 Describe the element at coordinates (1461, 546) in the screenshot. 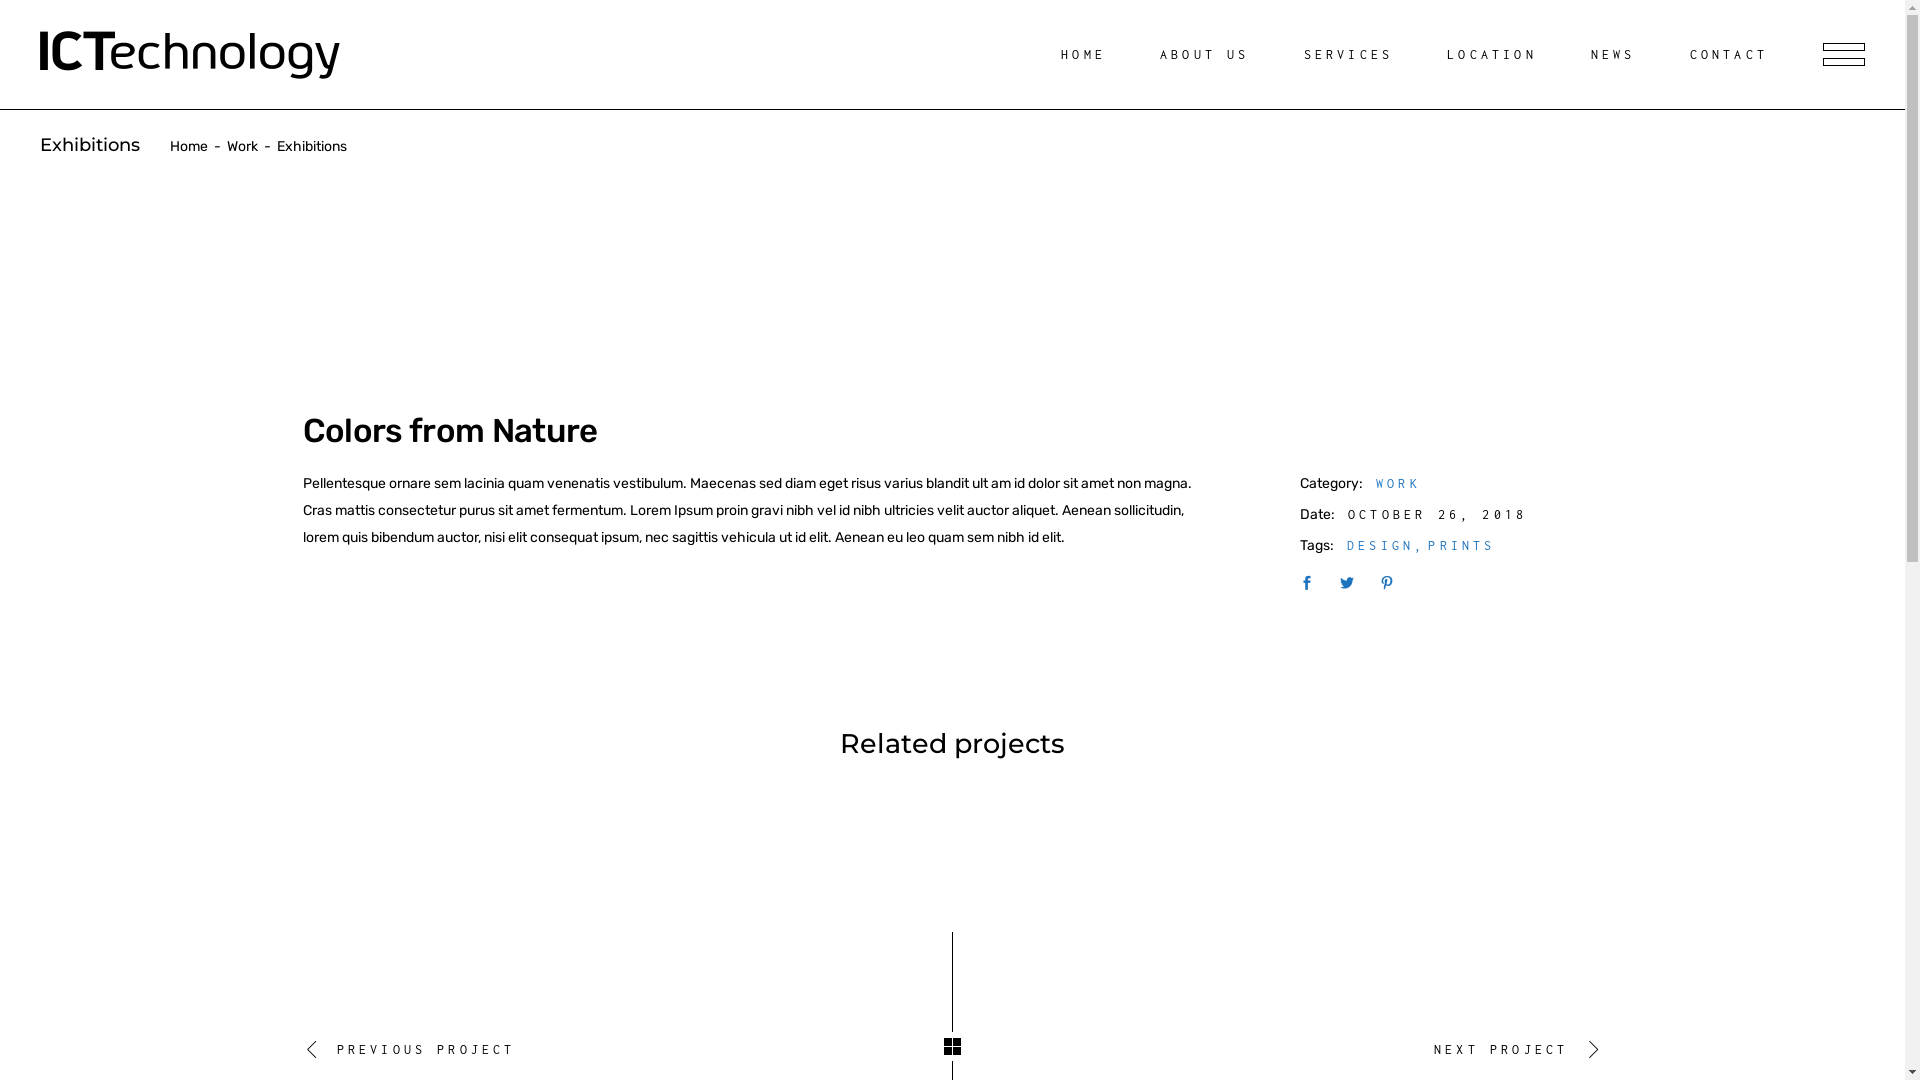

I see `'PRINTS'` at that location.